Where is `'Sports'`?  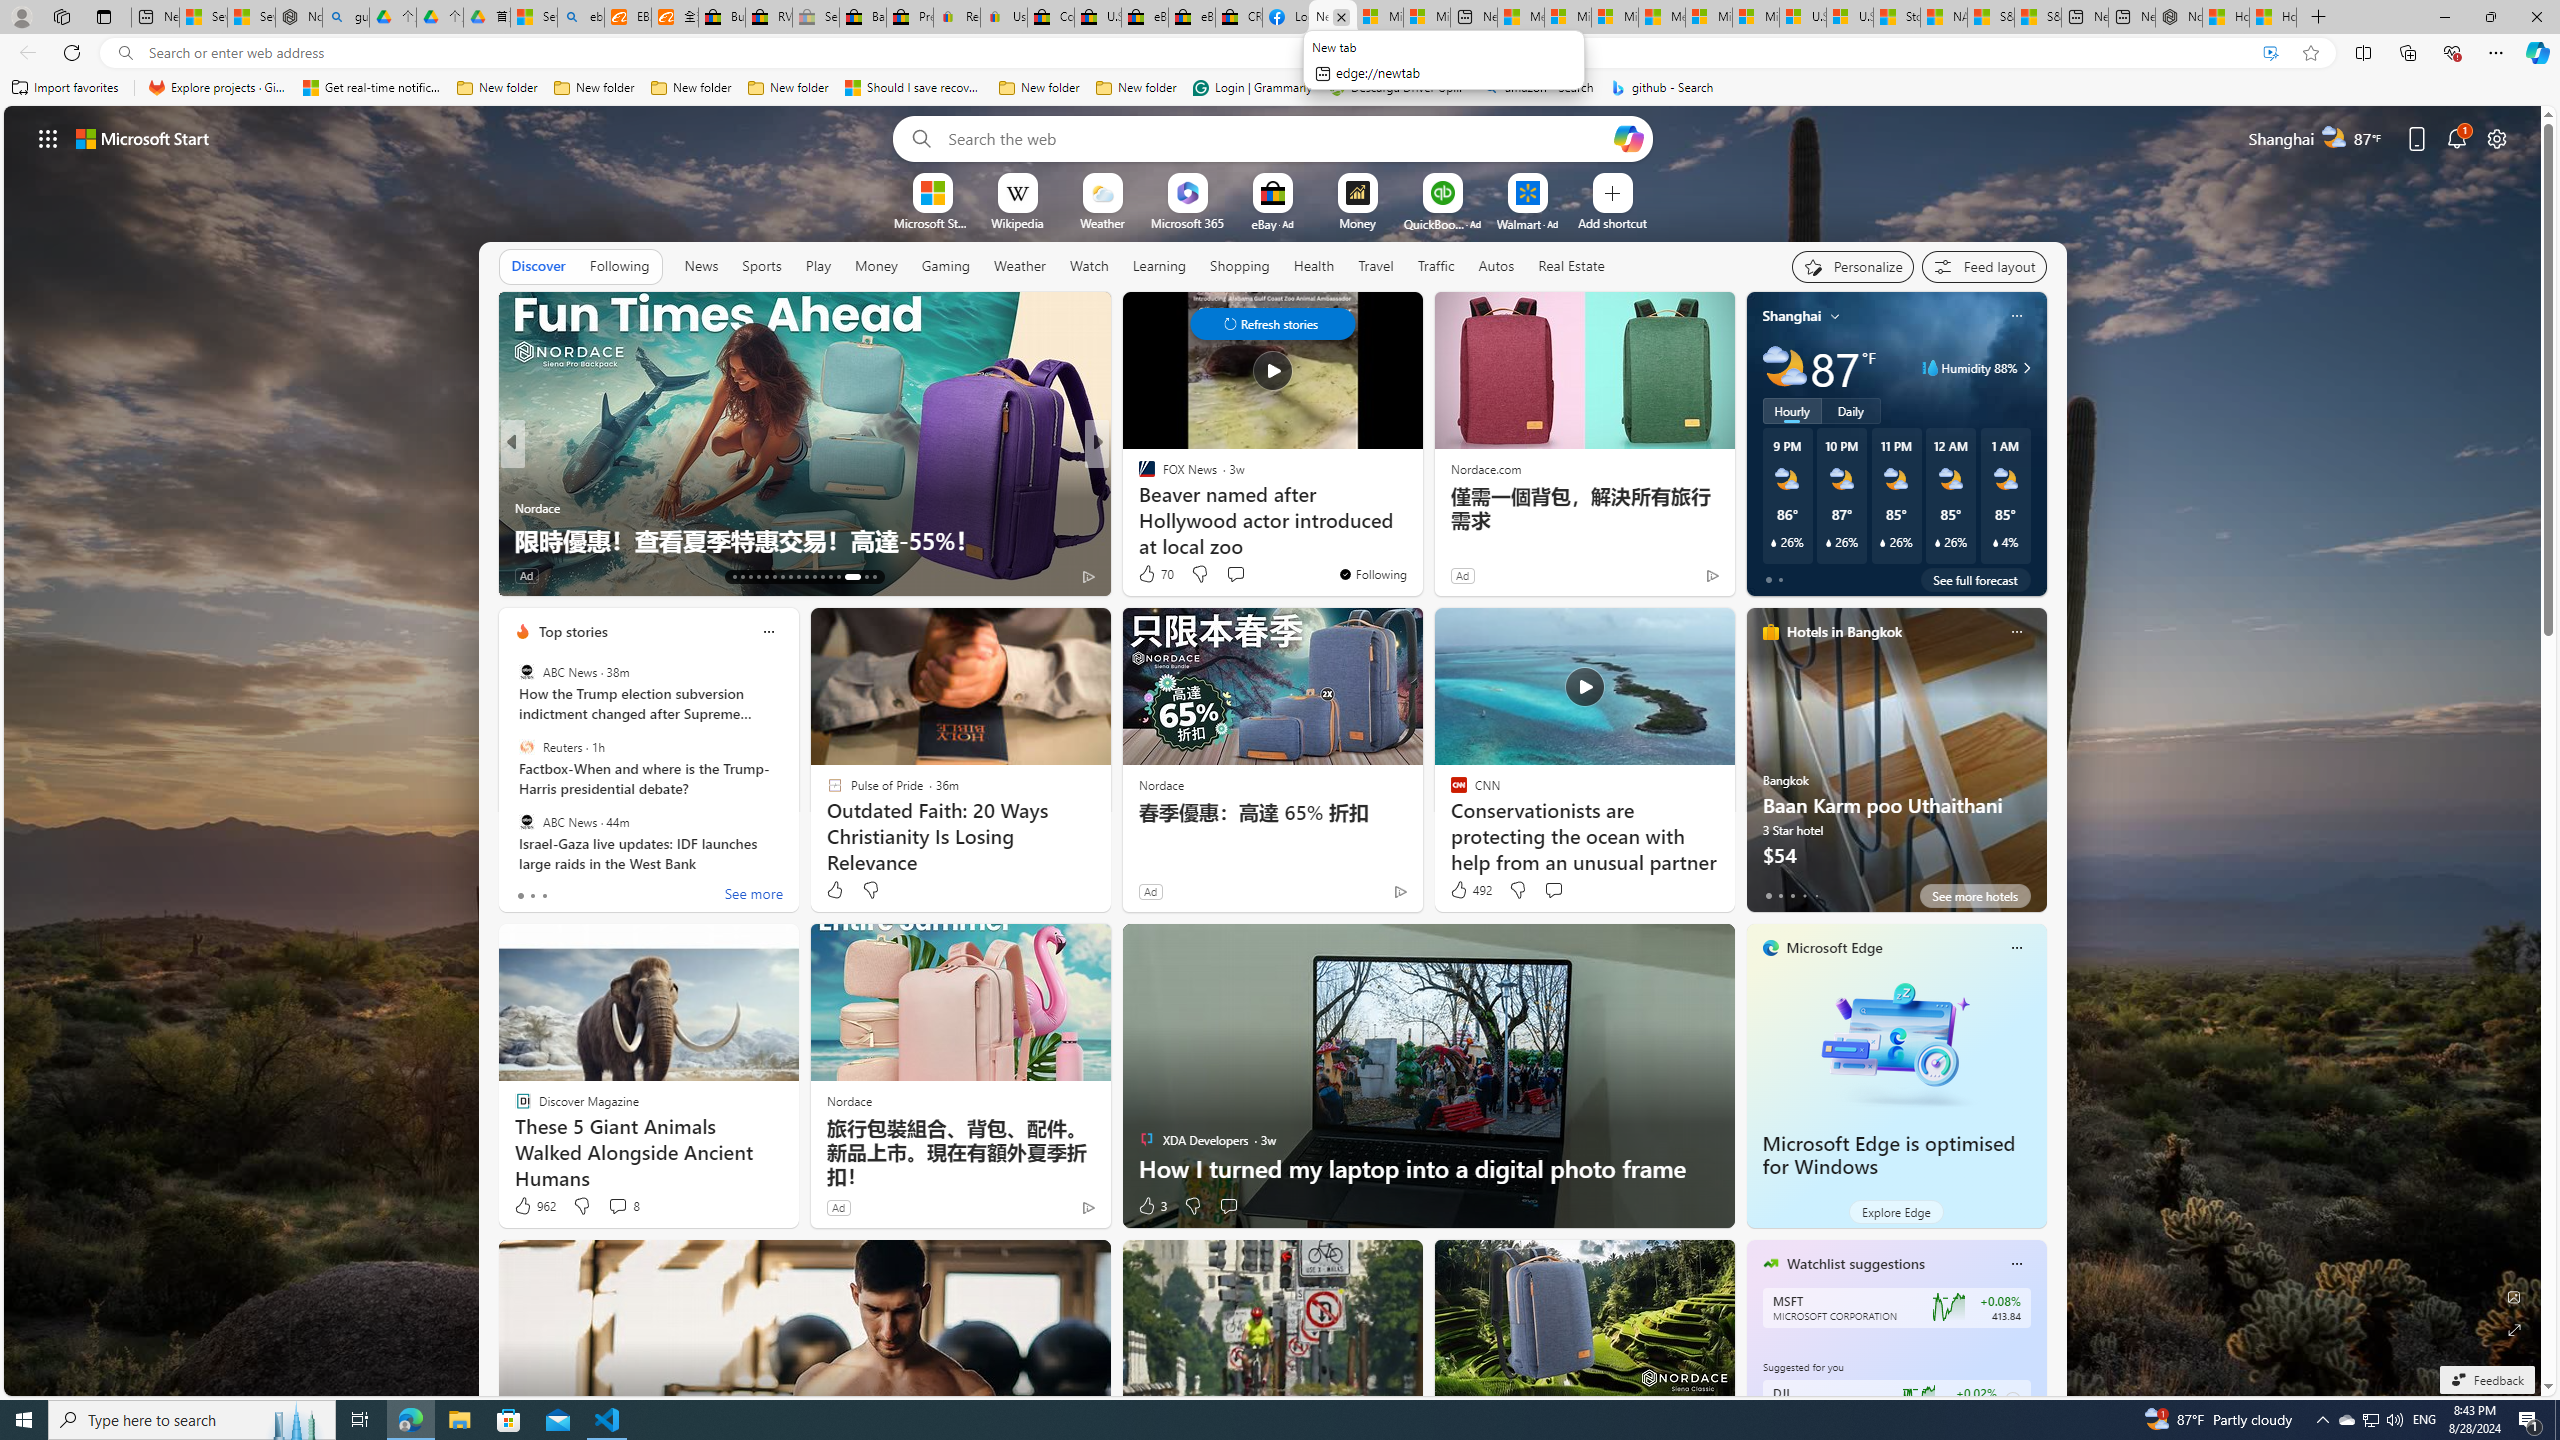 'Sports' is located at coordinates (761, 265).